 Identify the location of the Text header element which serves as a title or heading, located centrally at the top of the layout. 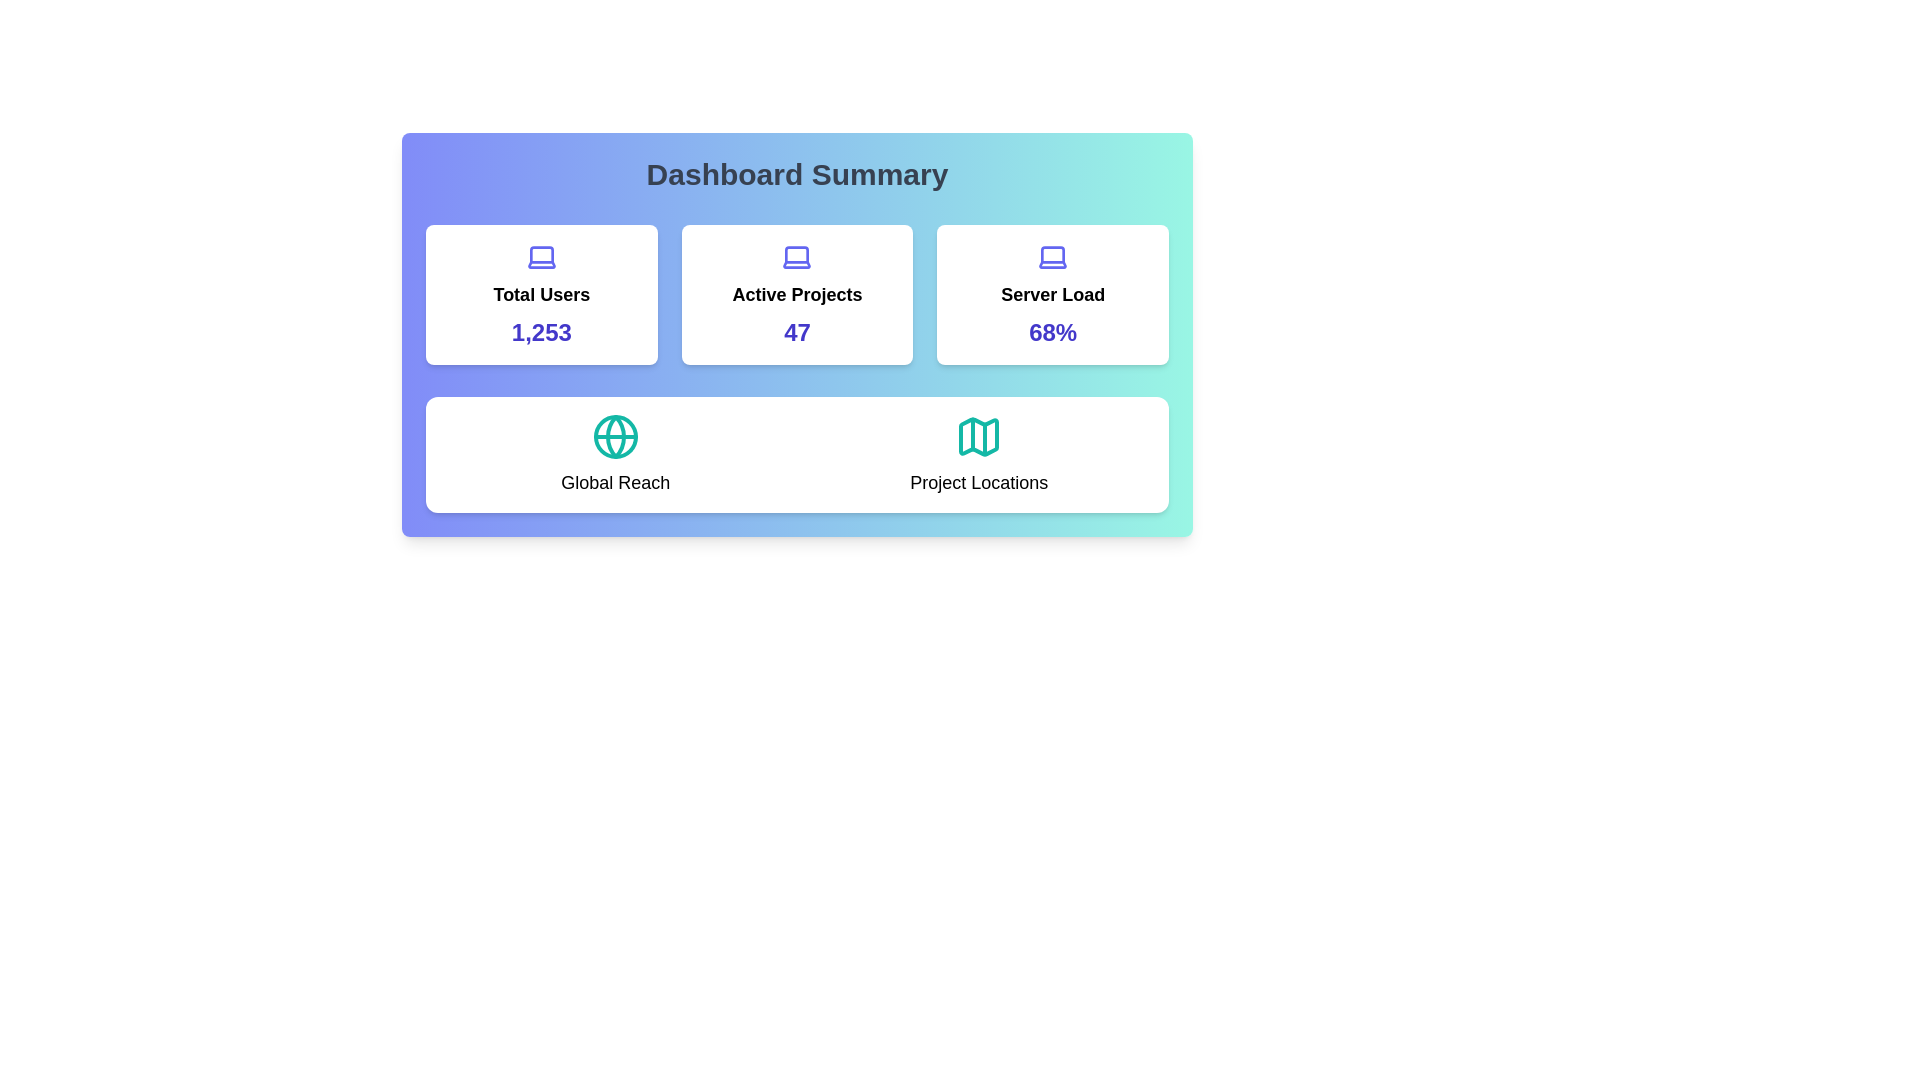
(796, 173).